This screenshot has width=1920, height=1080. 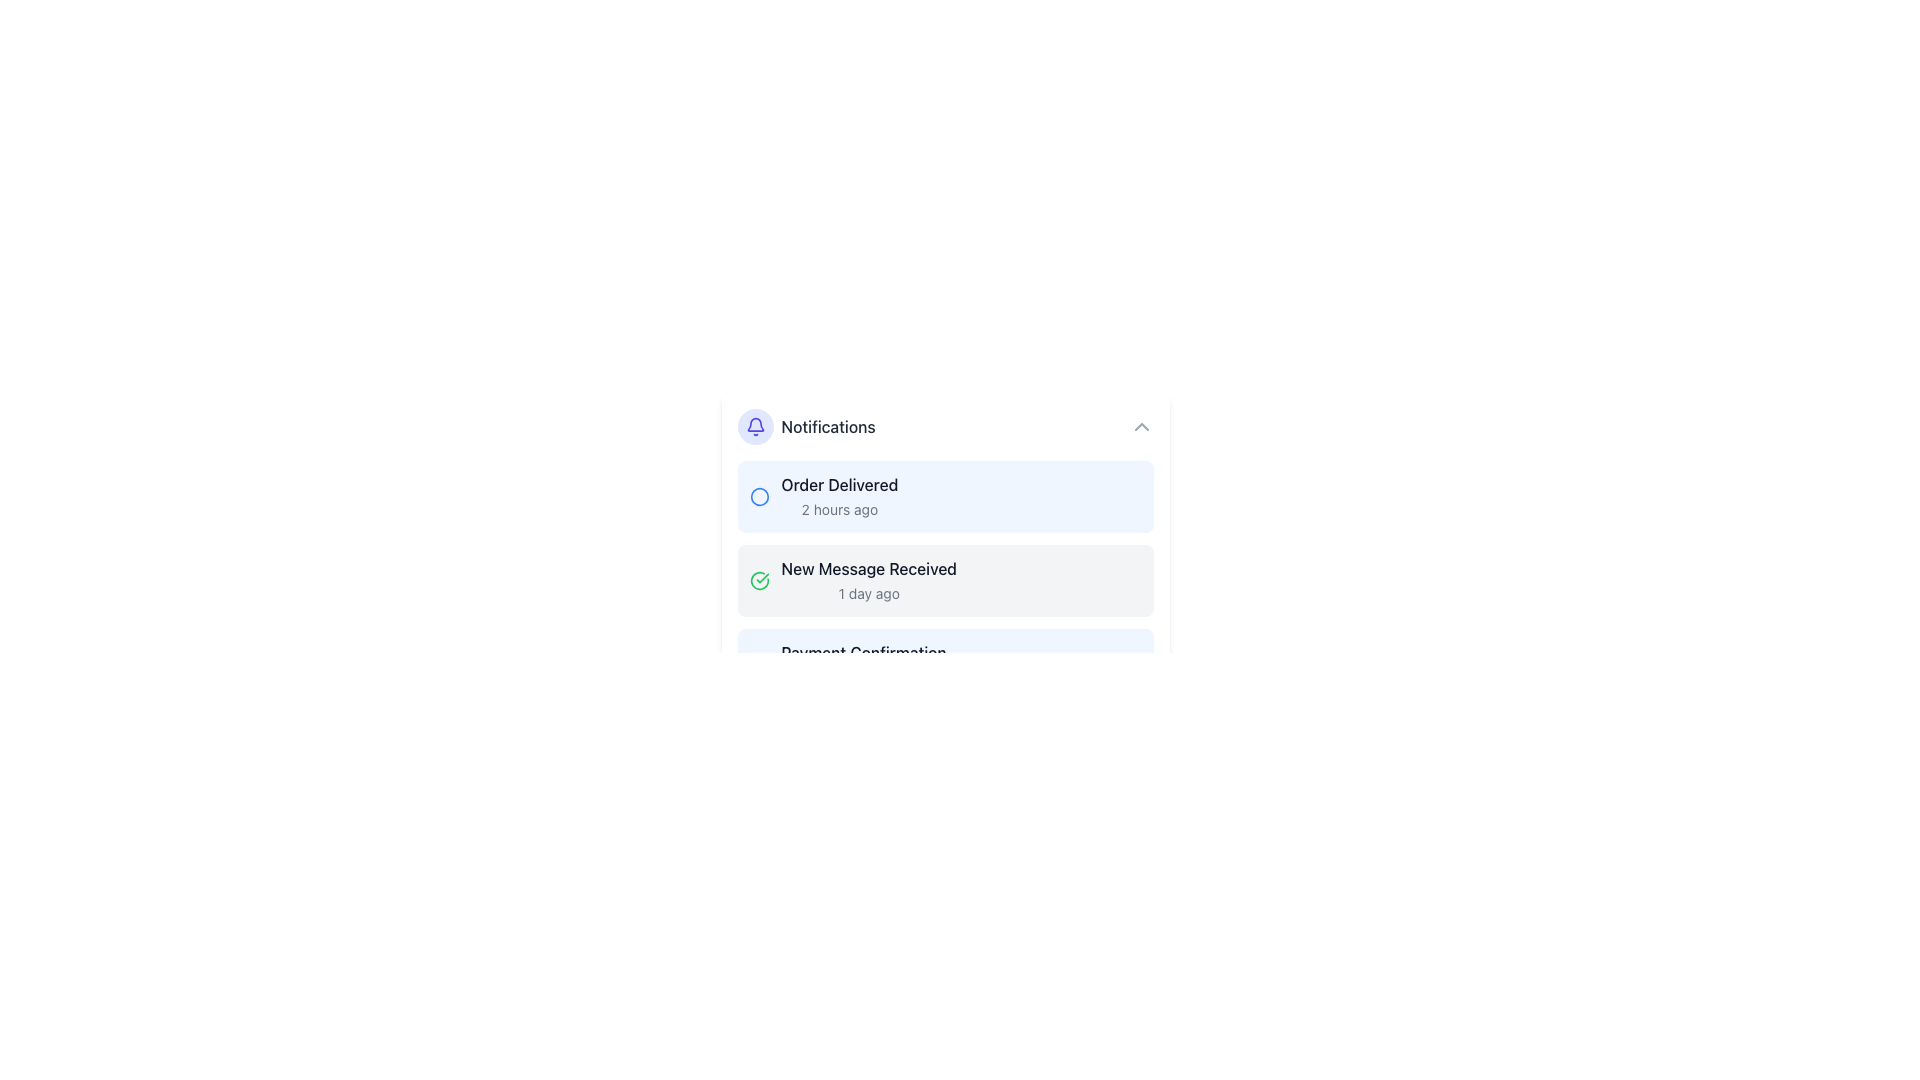 I want to click on the second notification item in the notifications list, which displays 'New Message Received' with a green checkmark icon, so click(x=853, y=581).